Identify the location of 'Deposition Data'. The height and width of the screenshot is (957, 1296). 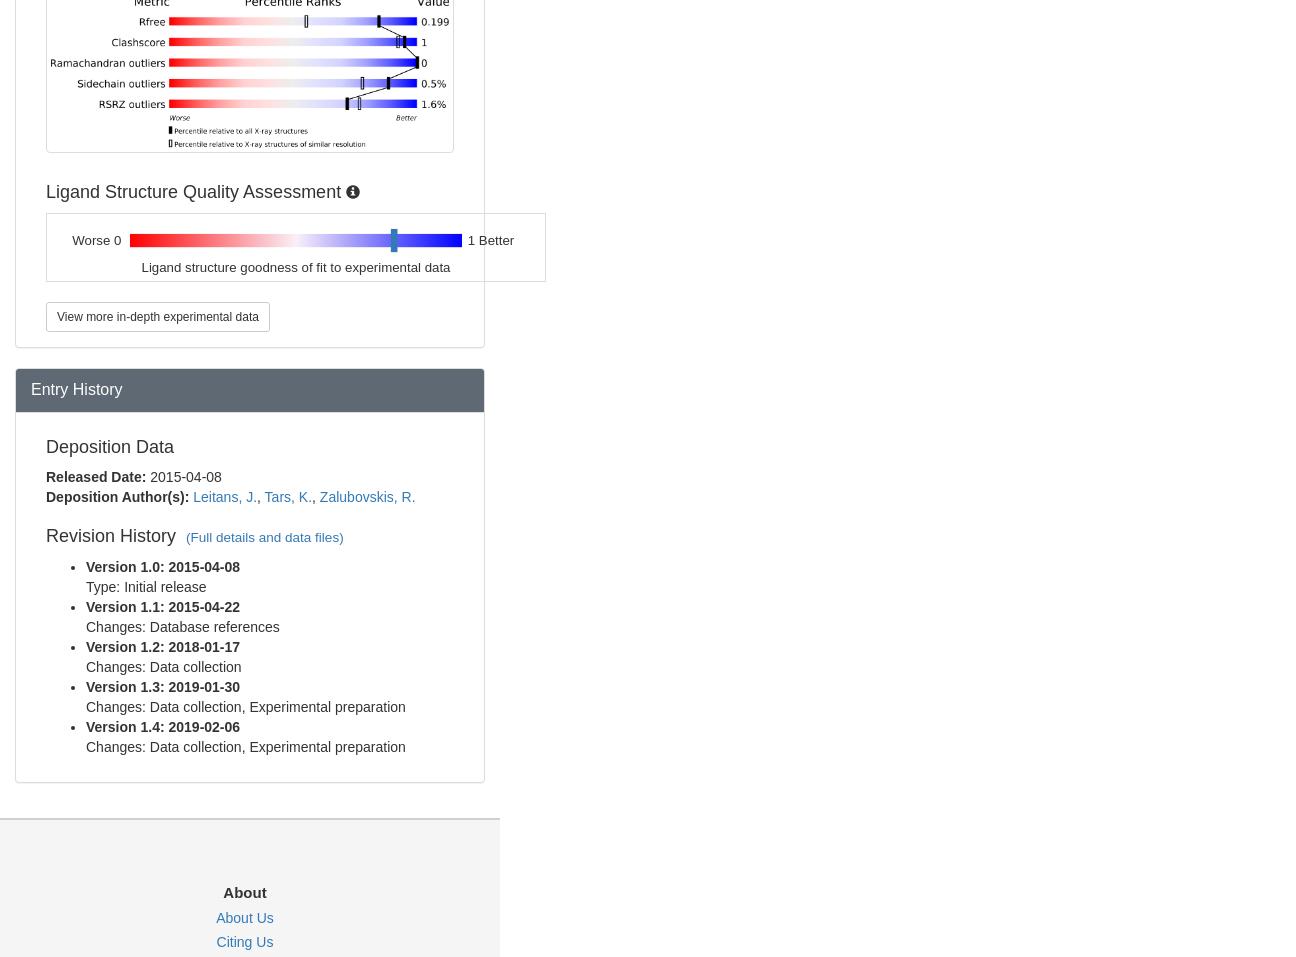
(110, 444).